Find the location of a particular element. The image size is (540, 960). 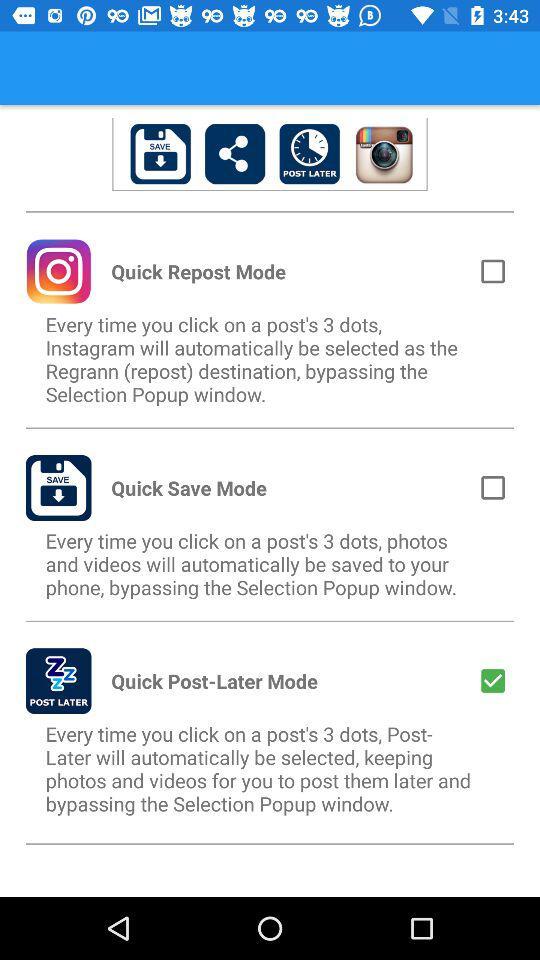

the first checkbox on the web page is located at coordinates (492, 270).